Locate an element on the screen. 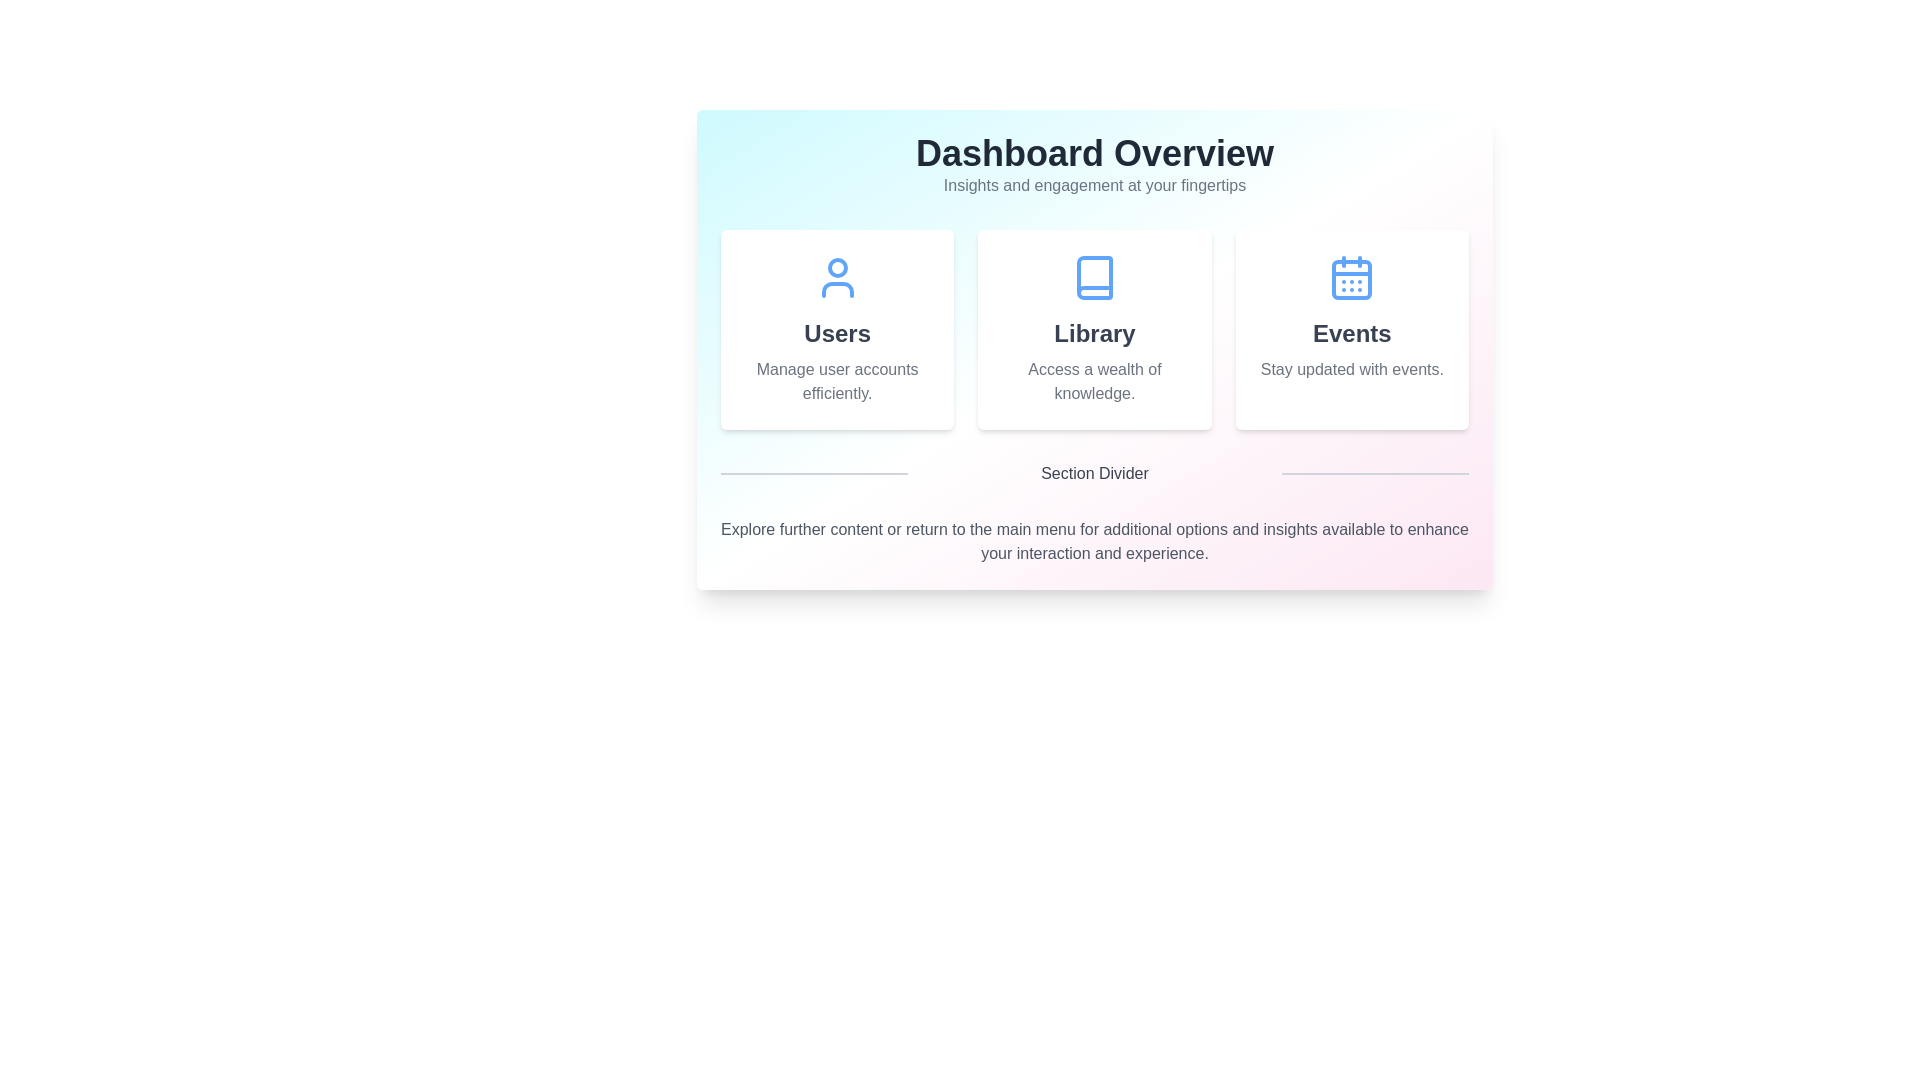 This screenshot has width=1920, height=1080. the label indicating the section for managing user accounts, located on the left side of the second row of the page interface is located at coordinates (837, 333).